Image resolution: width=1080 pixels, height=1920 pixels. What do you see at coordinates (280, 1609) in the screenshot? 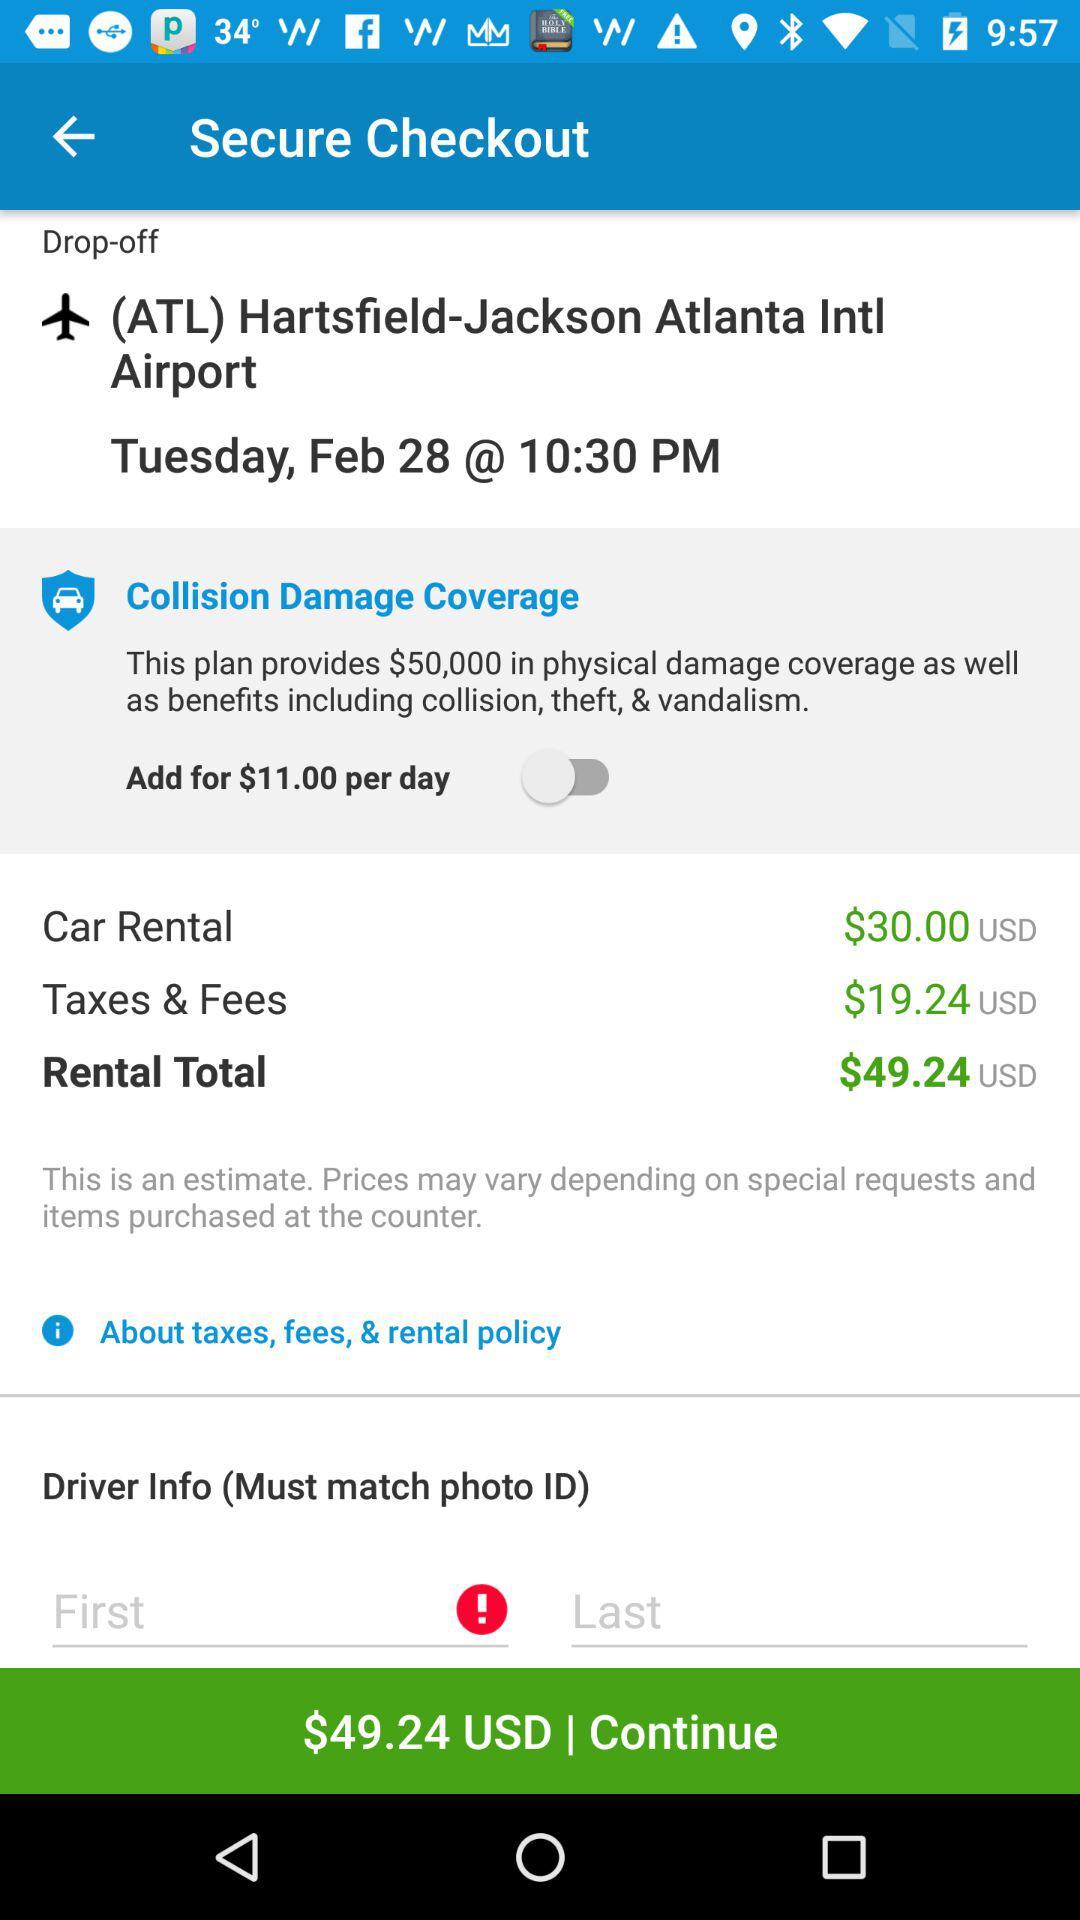
I see `first name` at bounding box center [280, 1609].